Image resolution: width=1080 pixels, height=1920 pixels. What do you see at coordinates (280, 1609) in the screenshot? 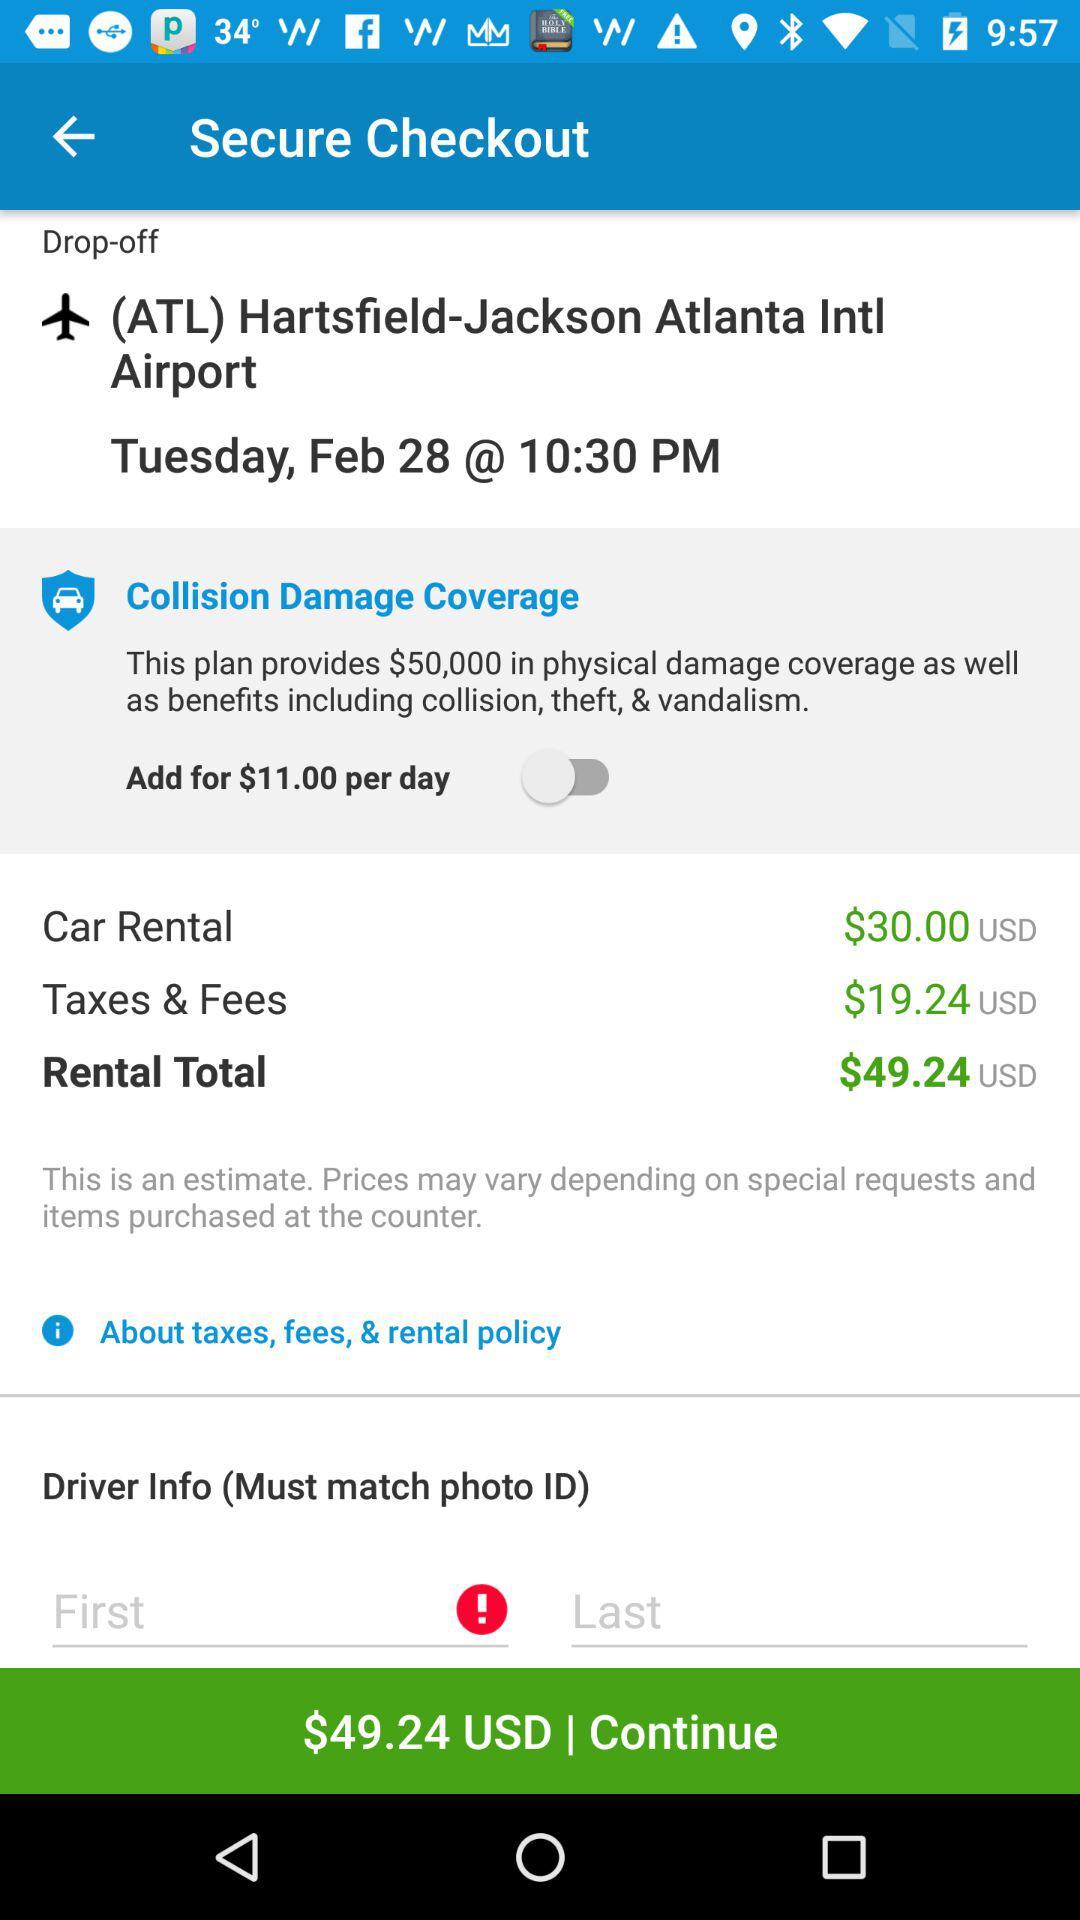
I see `first name` at bounding box center [280, 1609].